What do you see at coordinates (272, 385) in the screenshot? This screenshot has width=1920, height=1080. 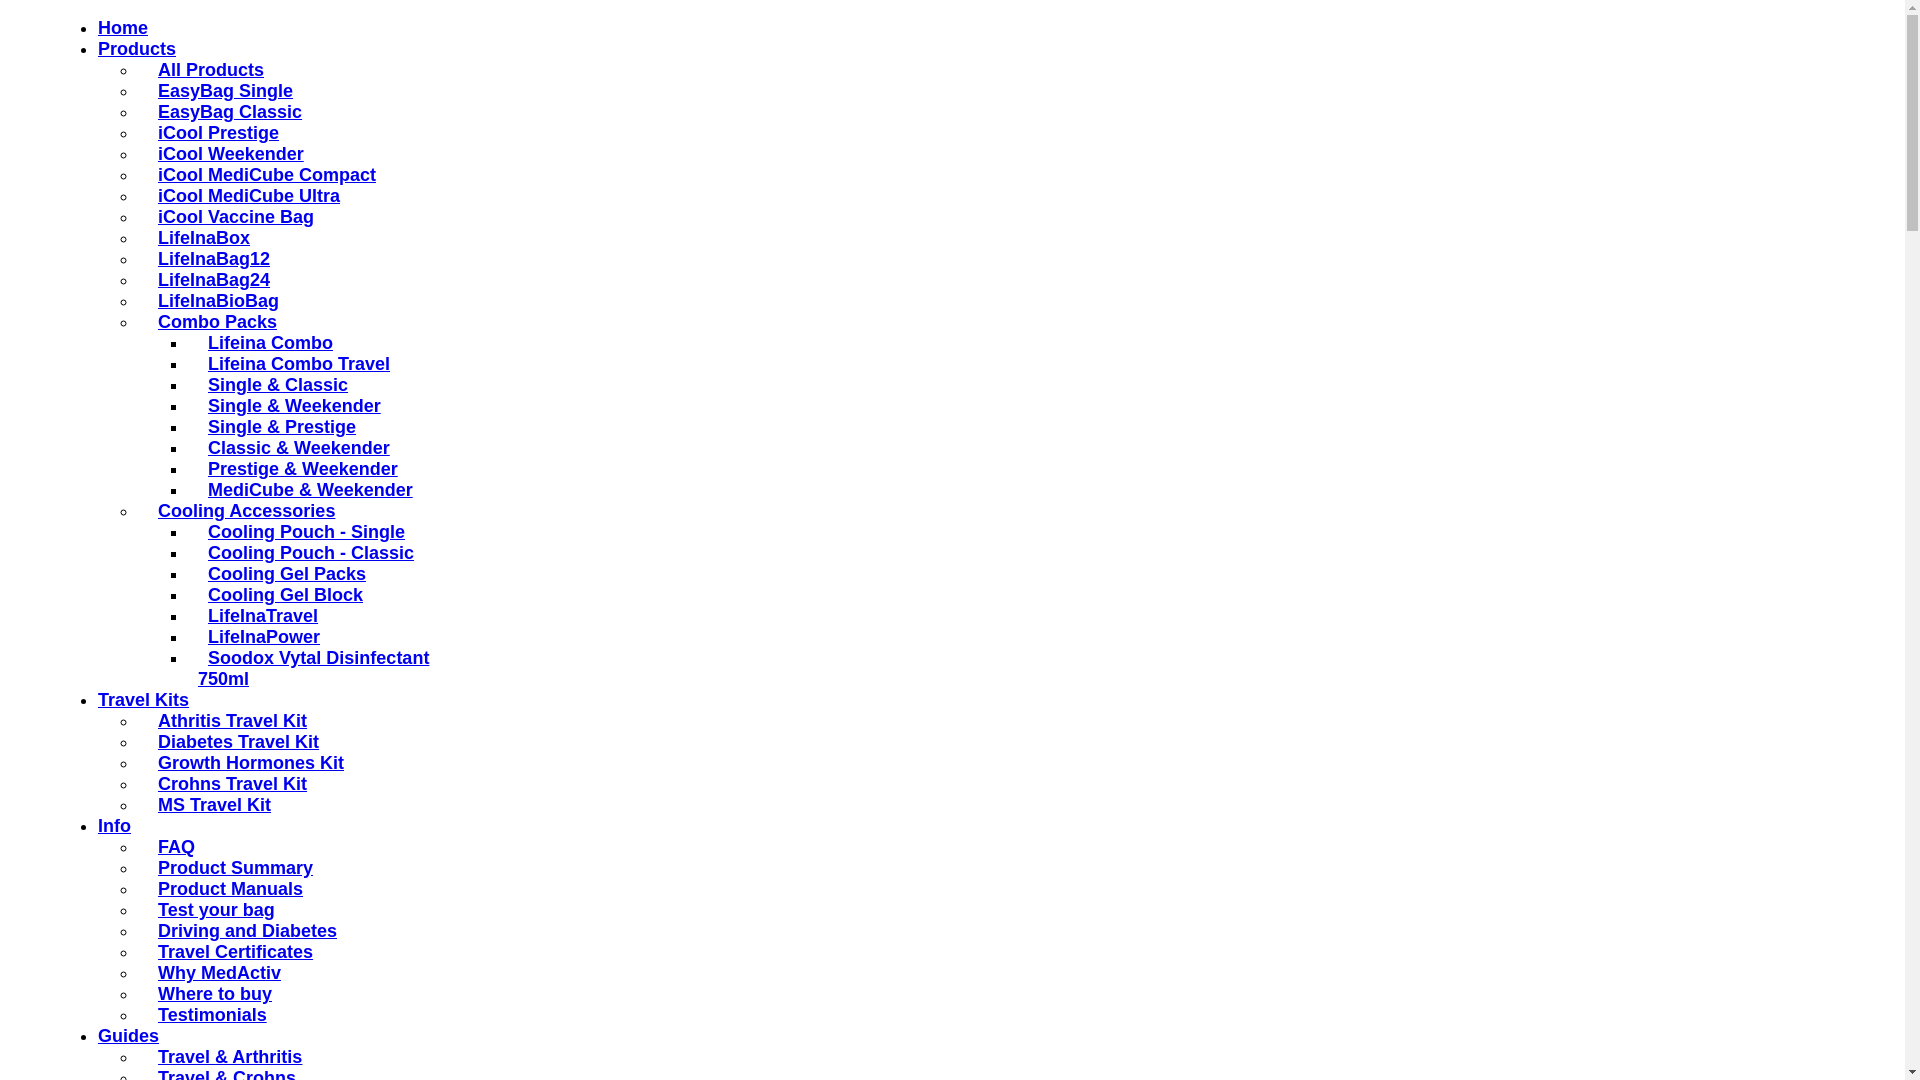 I see `'Single & Classic'` at bounding box center [272, 385].